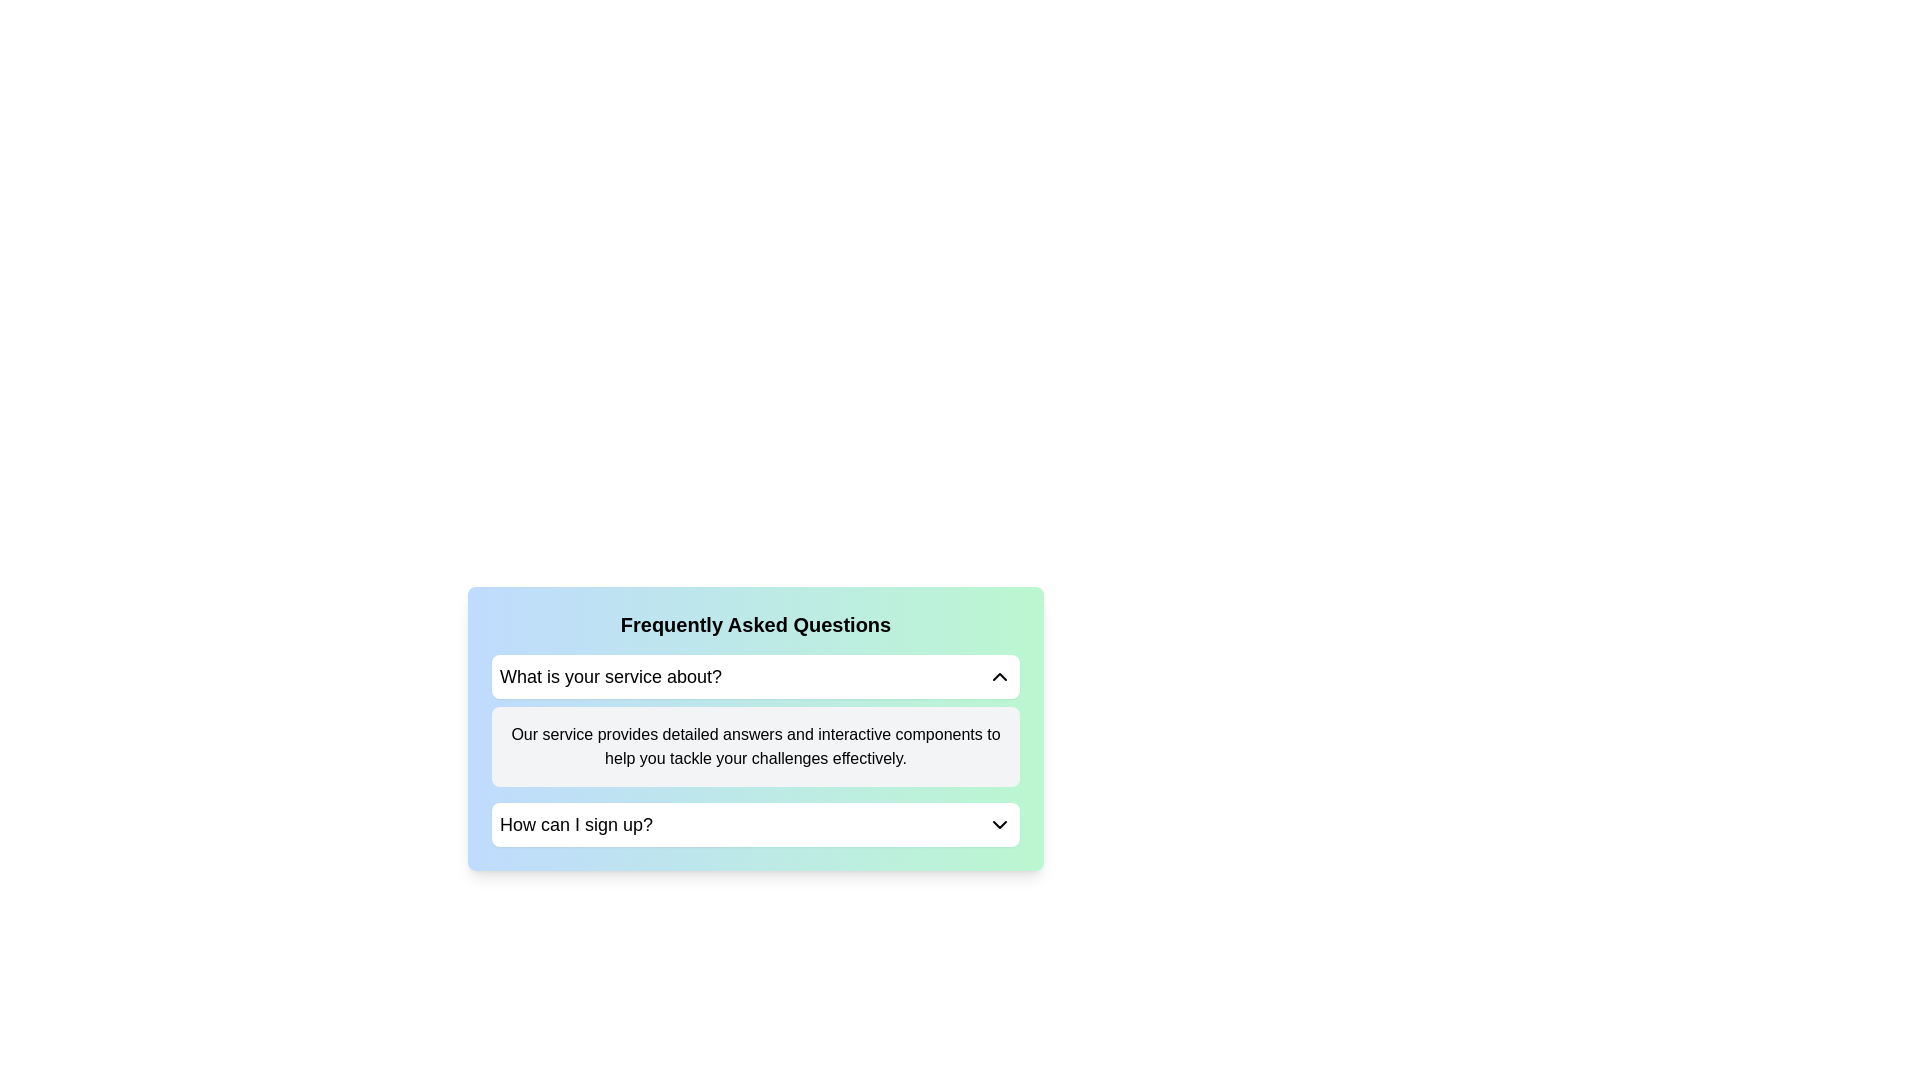 Image resolution: width=1920 pixels, height=1080 pixels. Describe the element at coordinates (754, 747) in the screenshot. I see `the static text block displaying 'Our service provides detailed answers and interactive components to help you tackle your challenges effectively.' which is centrally aligned within a light gray rounded rectangular background, situated below the question 'What is your service about?'` at that location.